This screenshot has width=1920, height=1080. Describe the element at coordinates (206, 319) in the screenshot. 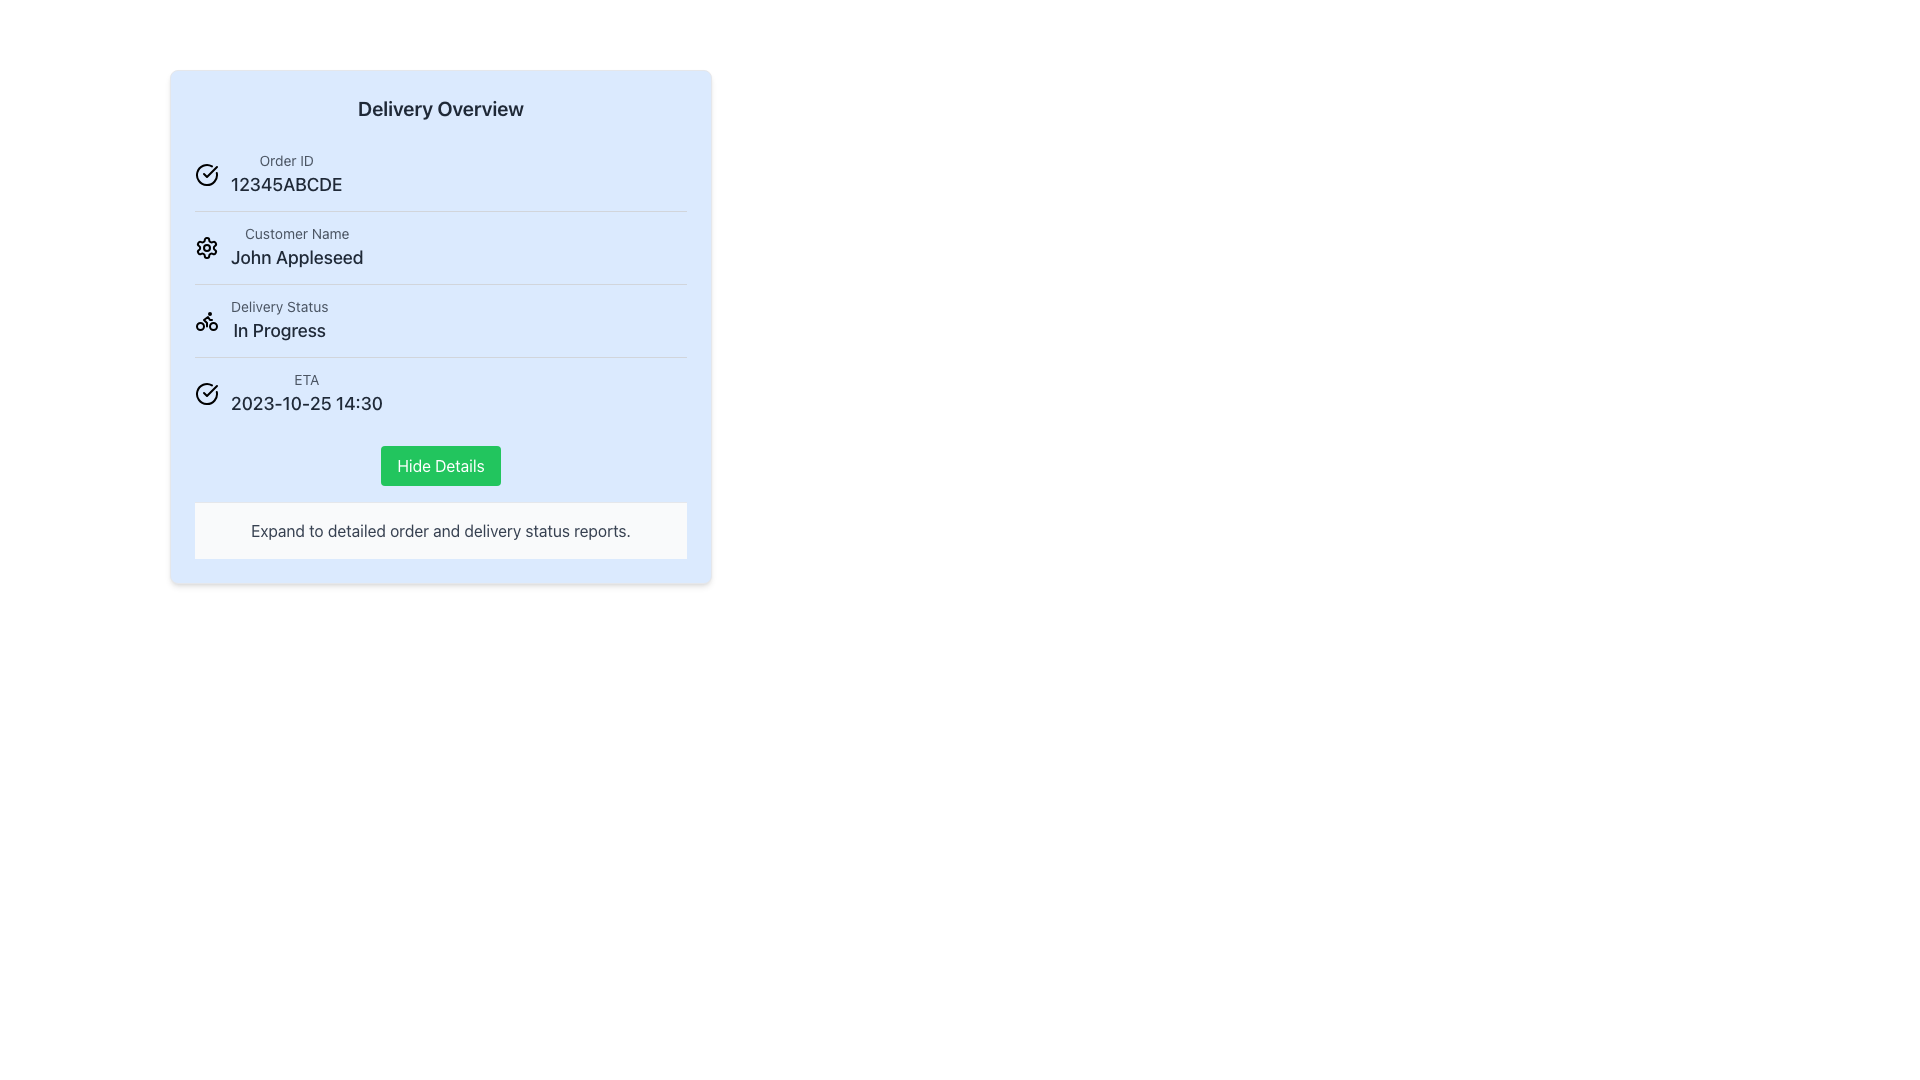

I see `the bicycle icon with a black outline in the Delivery Overview card, which is positioned before the text 'Delivery Status' and 'In Progress'` at that location.